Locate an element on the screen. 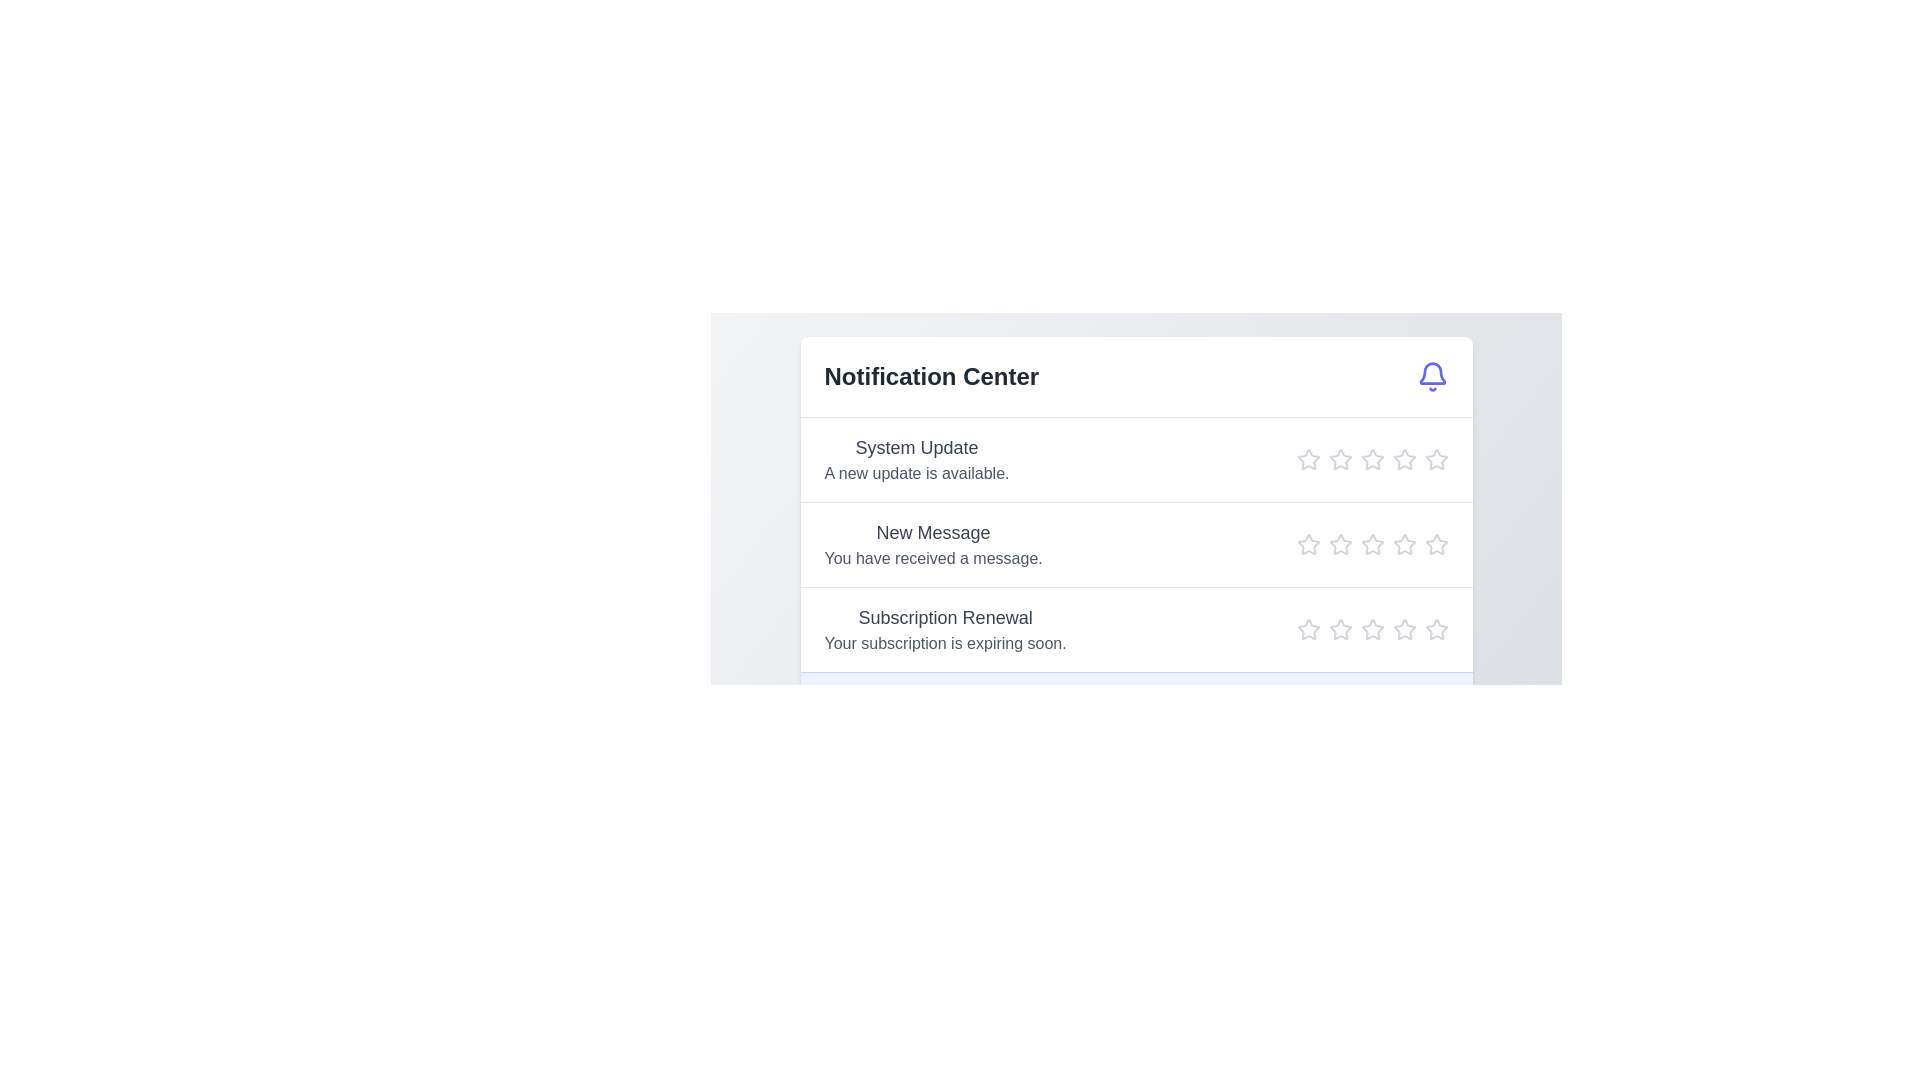 This screenshot has width=1920, height=1080. the star icon corresponding to 4 stars in the Notification Center is located at coordinates (1403, 459).